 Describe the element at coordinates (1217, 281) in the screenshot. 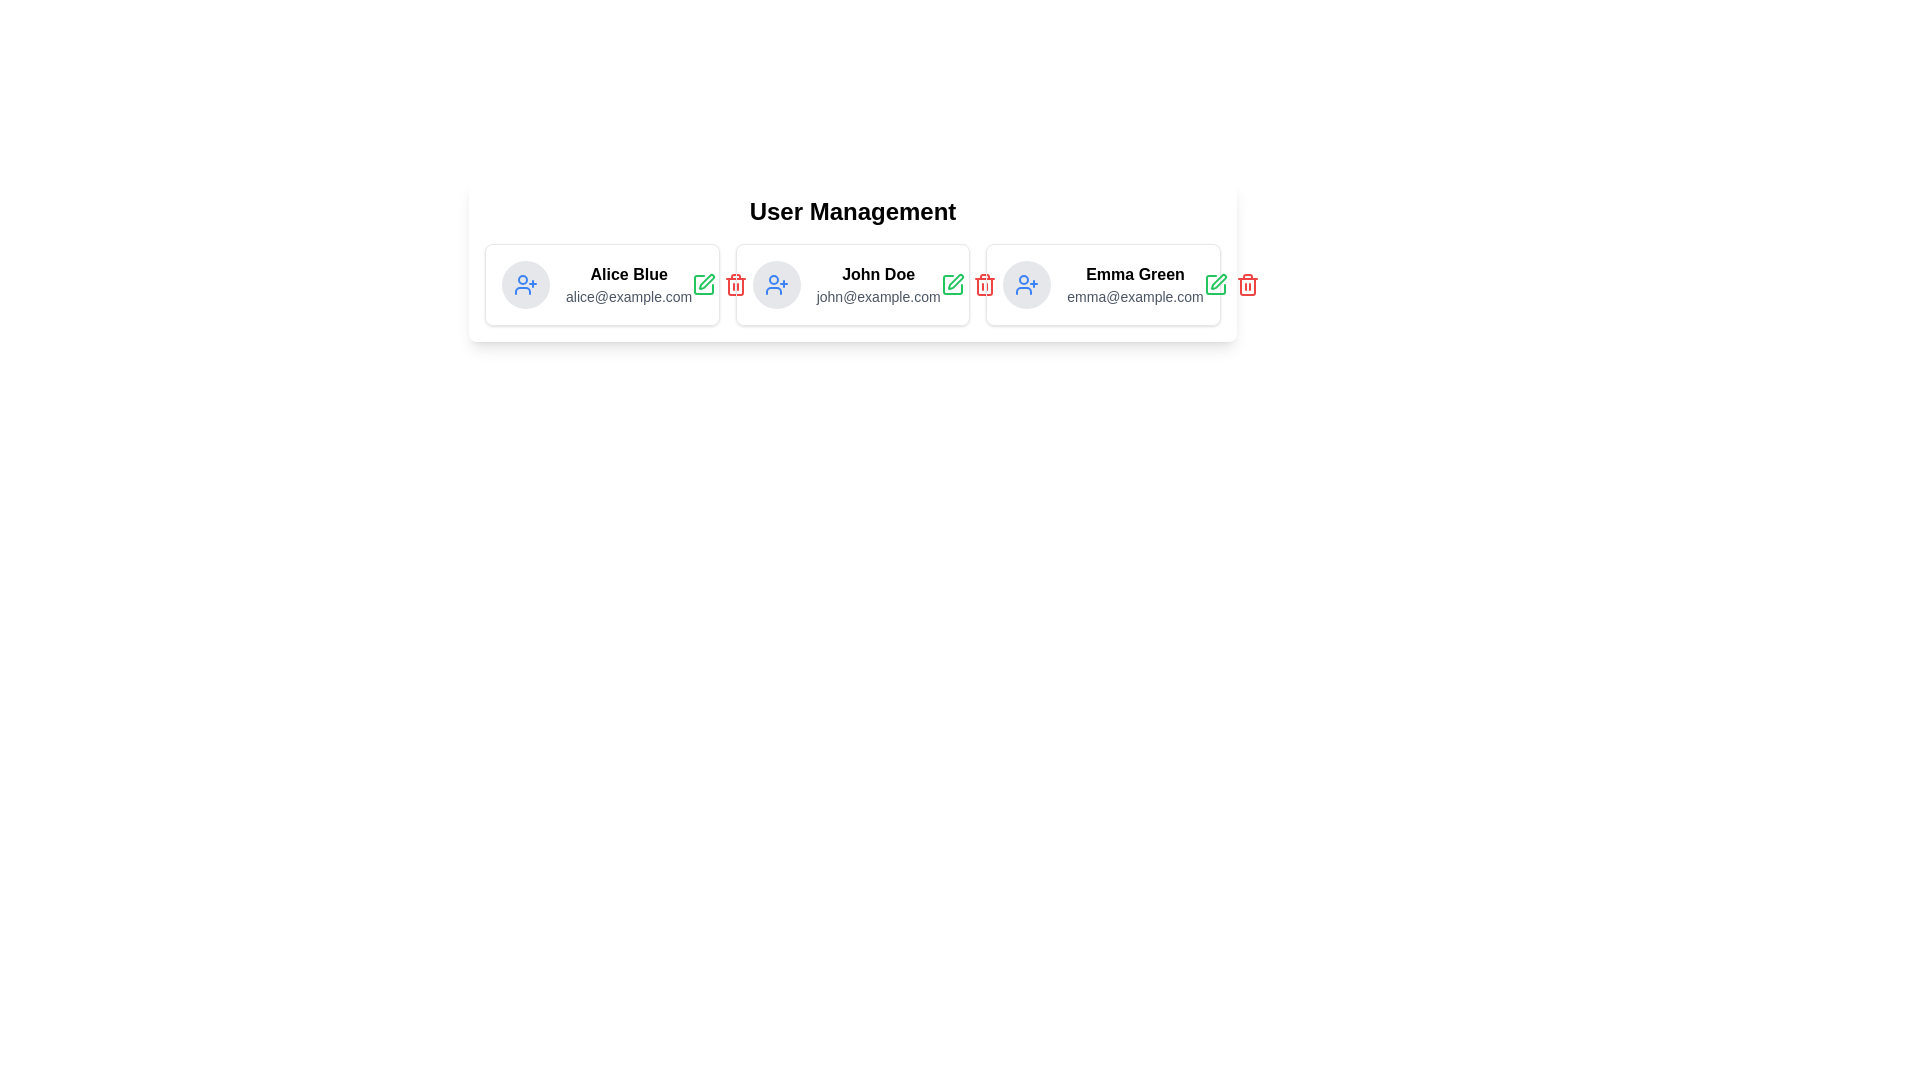

I see `the edit button located to the right of the user name 'Emma Green' to initiate editing of the associated user information block` at that location.